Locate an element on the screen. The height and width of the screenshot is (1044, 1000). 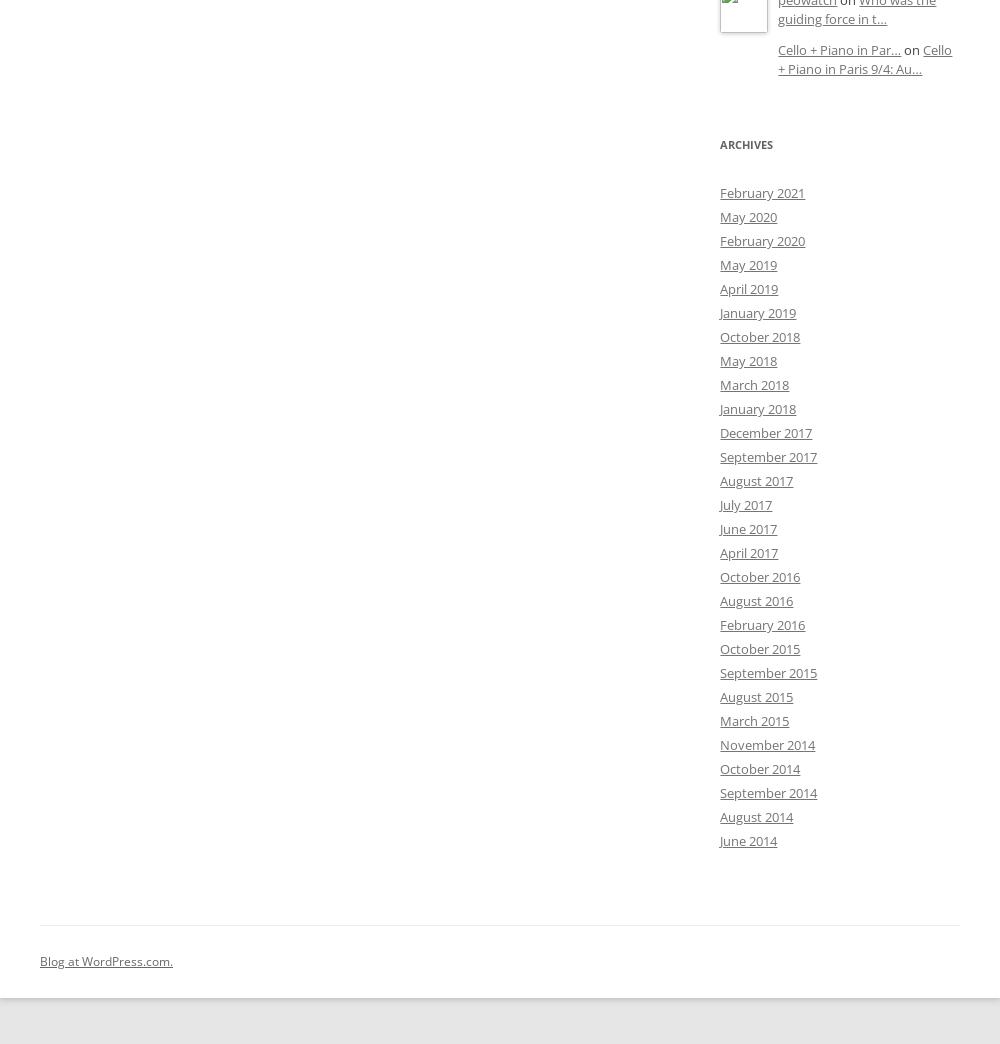
'October 2016' is located at coordinates (760, 576).